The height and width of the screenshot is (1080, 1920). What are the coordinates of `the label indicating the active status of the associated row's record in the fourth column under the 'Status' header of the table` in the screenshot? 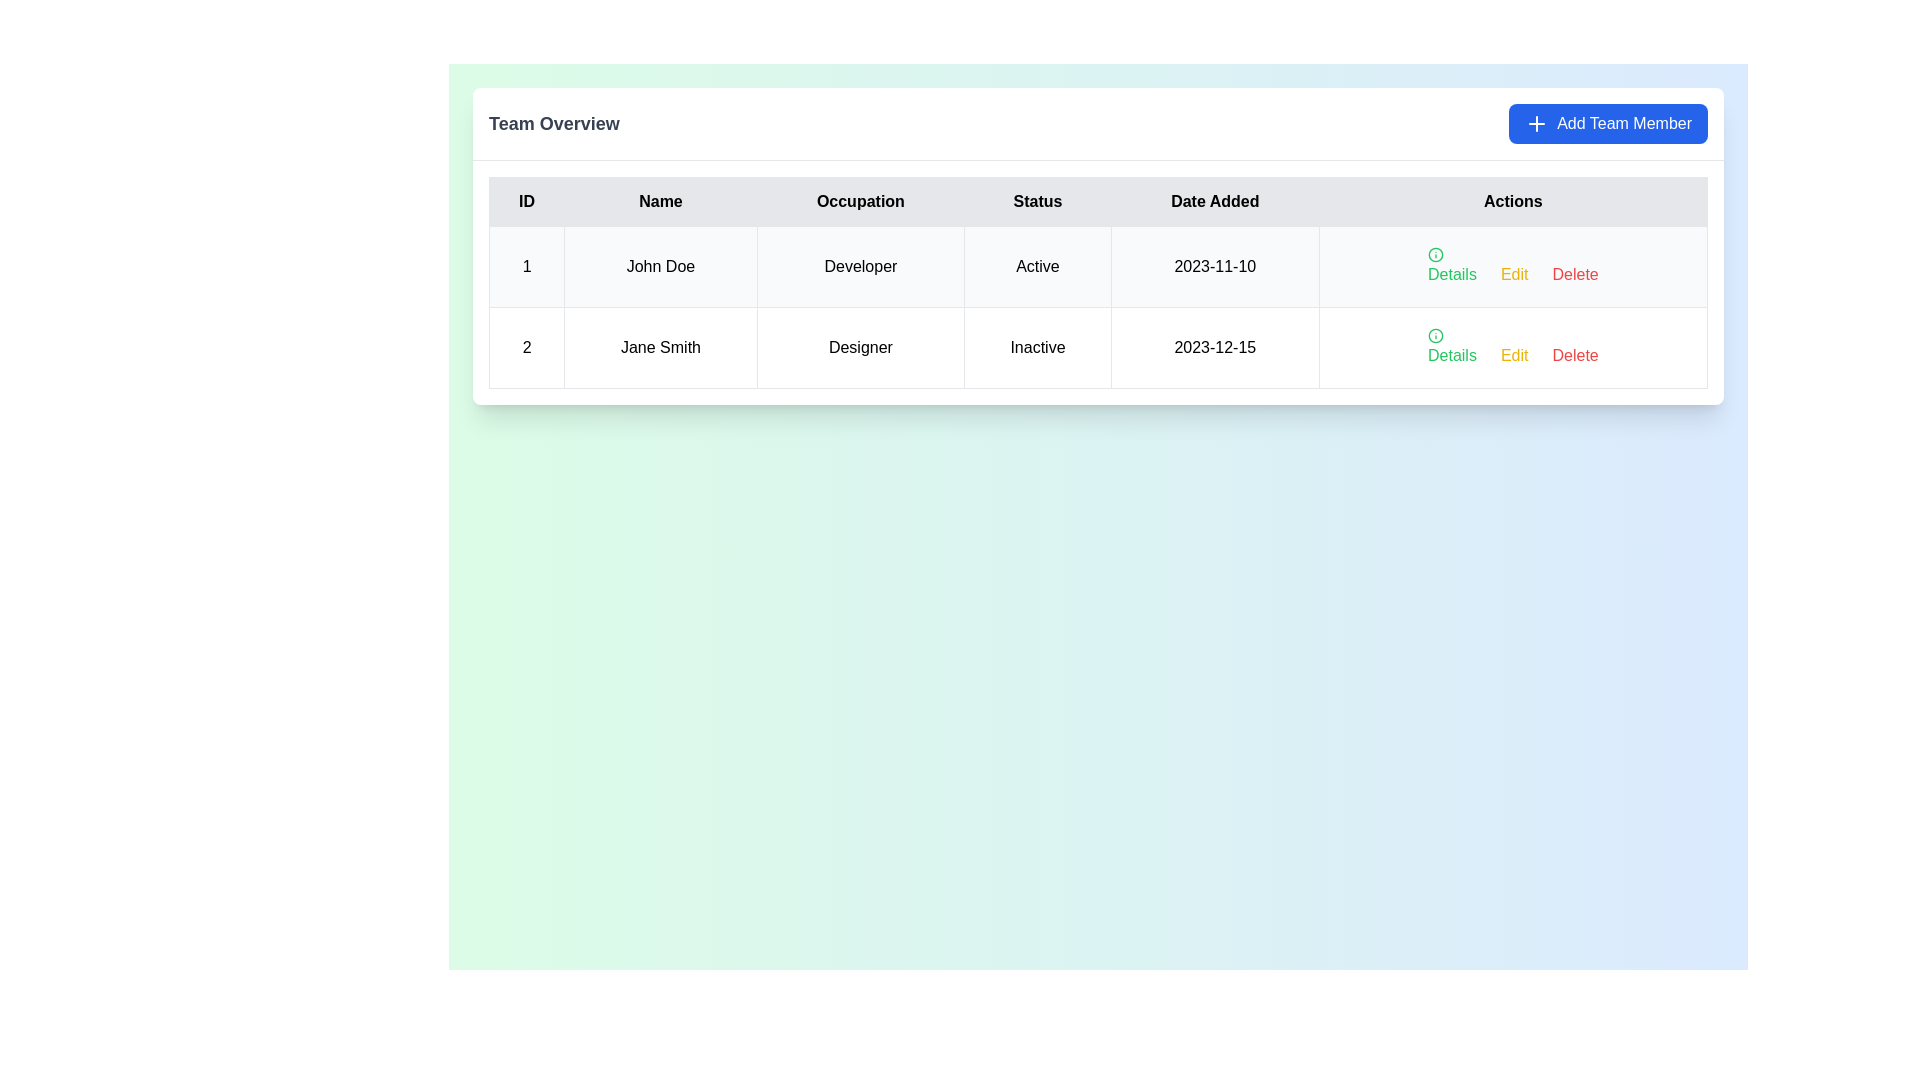 It's located at (1037, 265).